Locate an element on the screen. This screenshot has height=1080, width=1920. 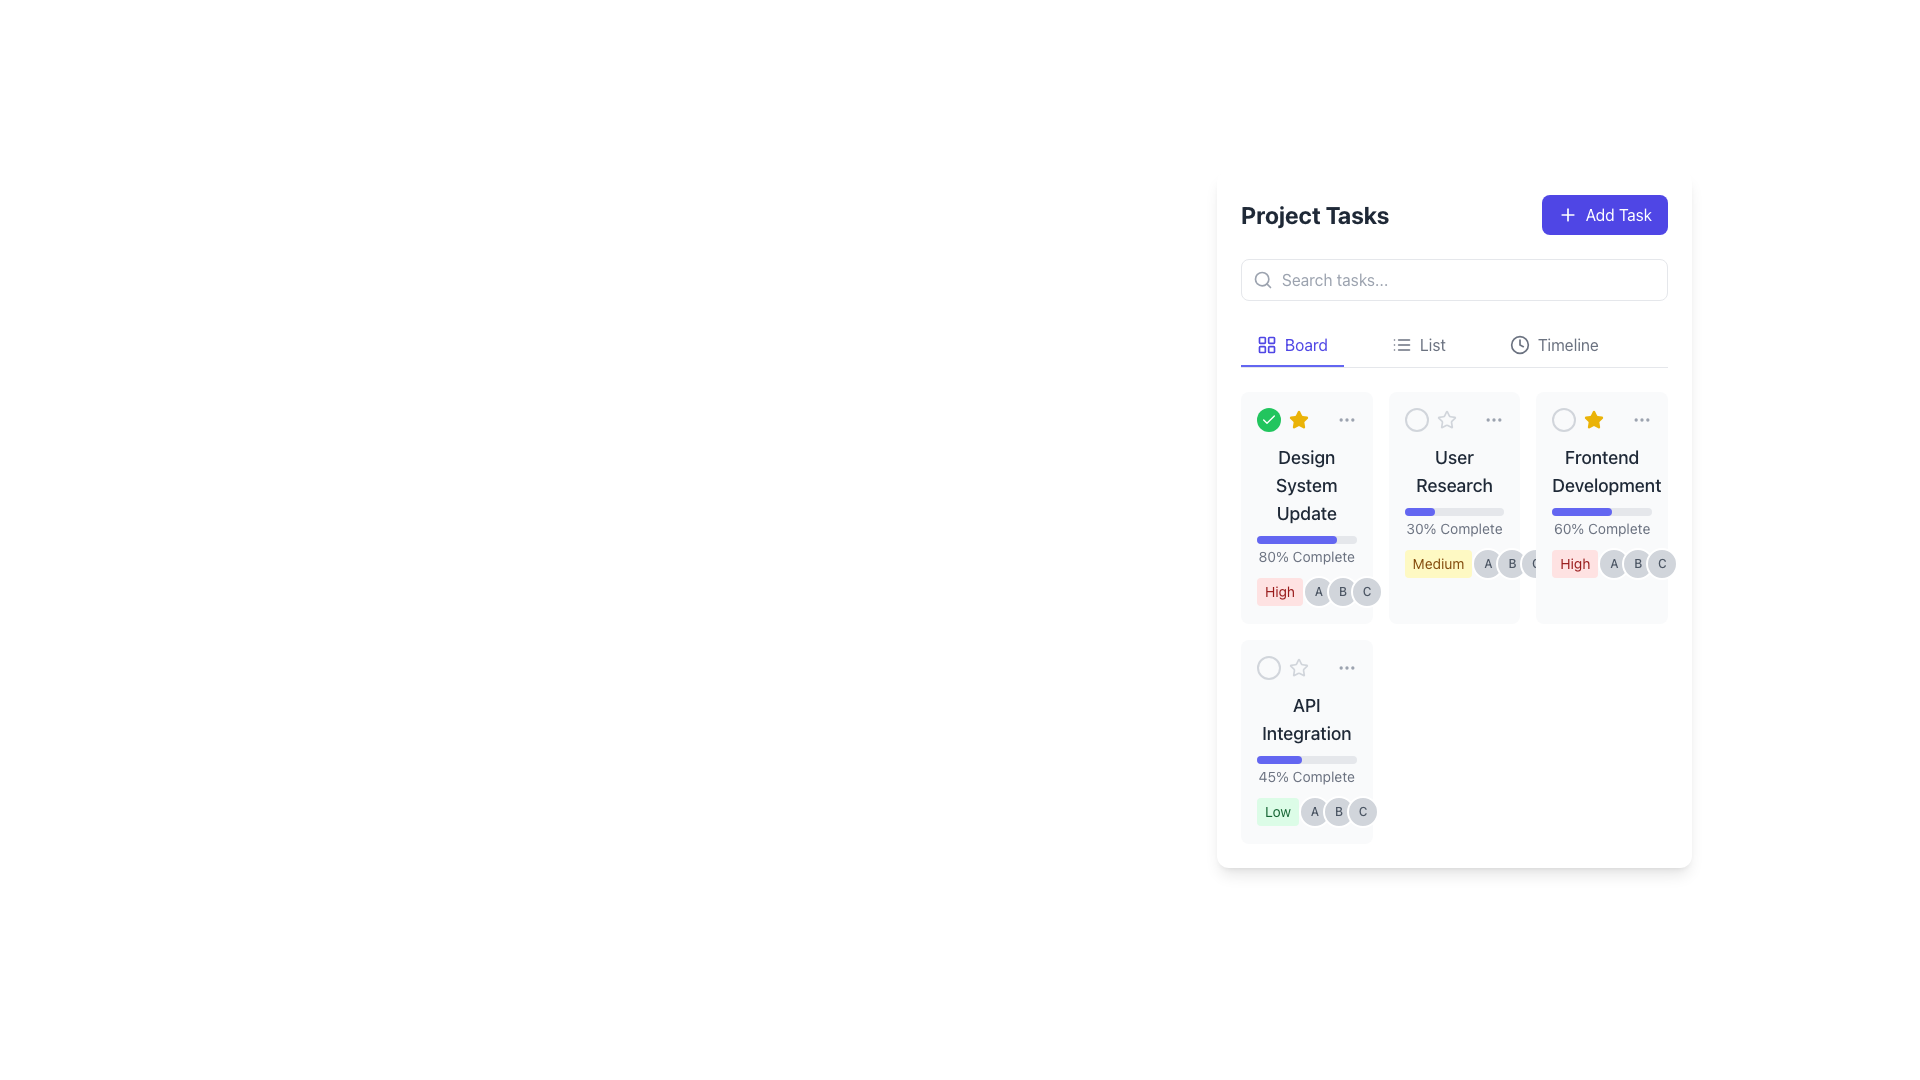
the information represented by the Avatar or Badge, which is the third circle from the left in the horizontal arrangement within the 'Frontend Development' task card under the 'Project Tasks' section is located at coordinates (1662, 563).